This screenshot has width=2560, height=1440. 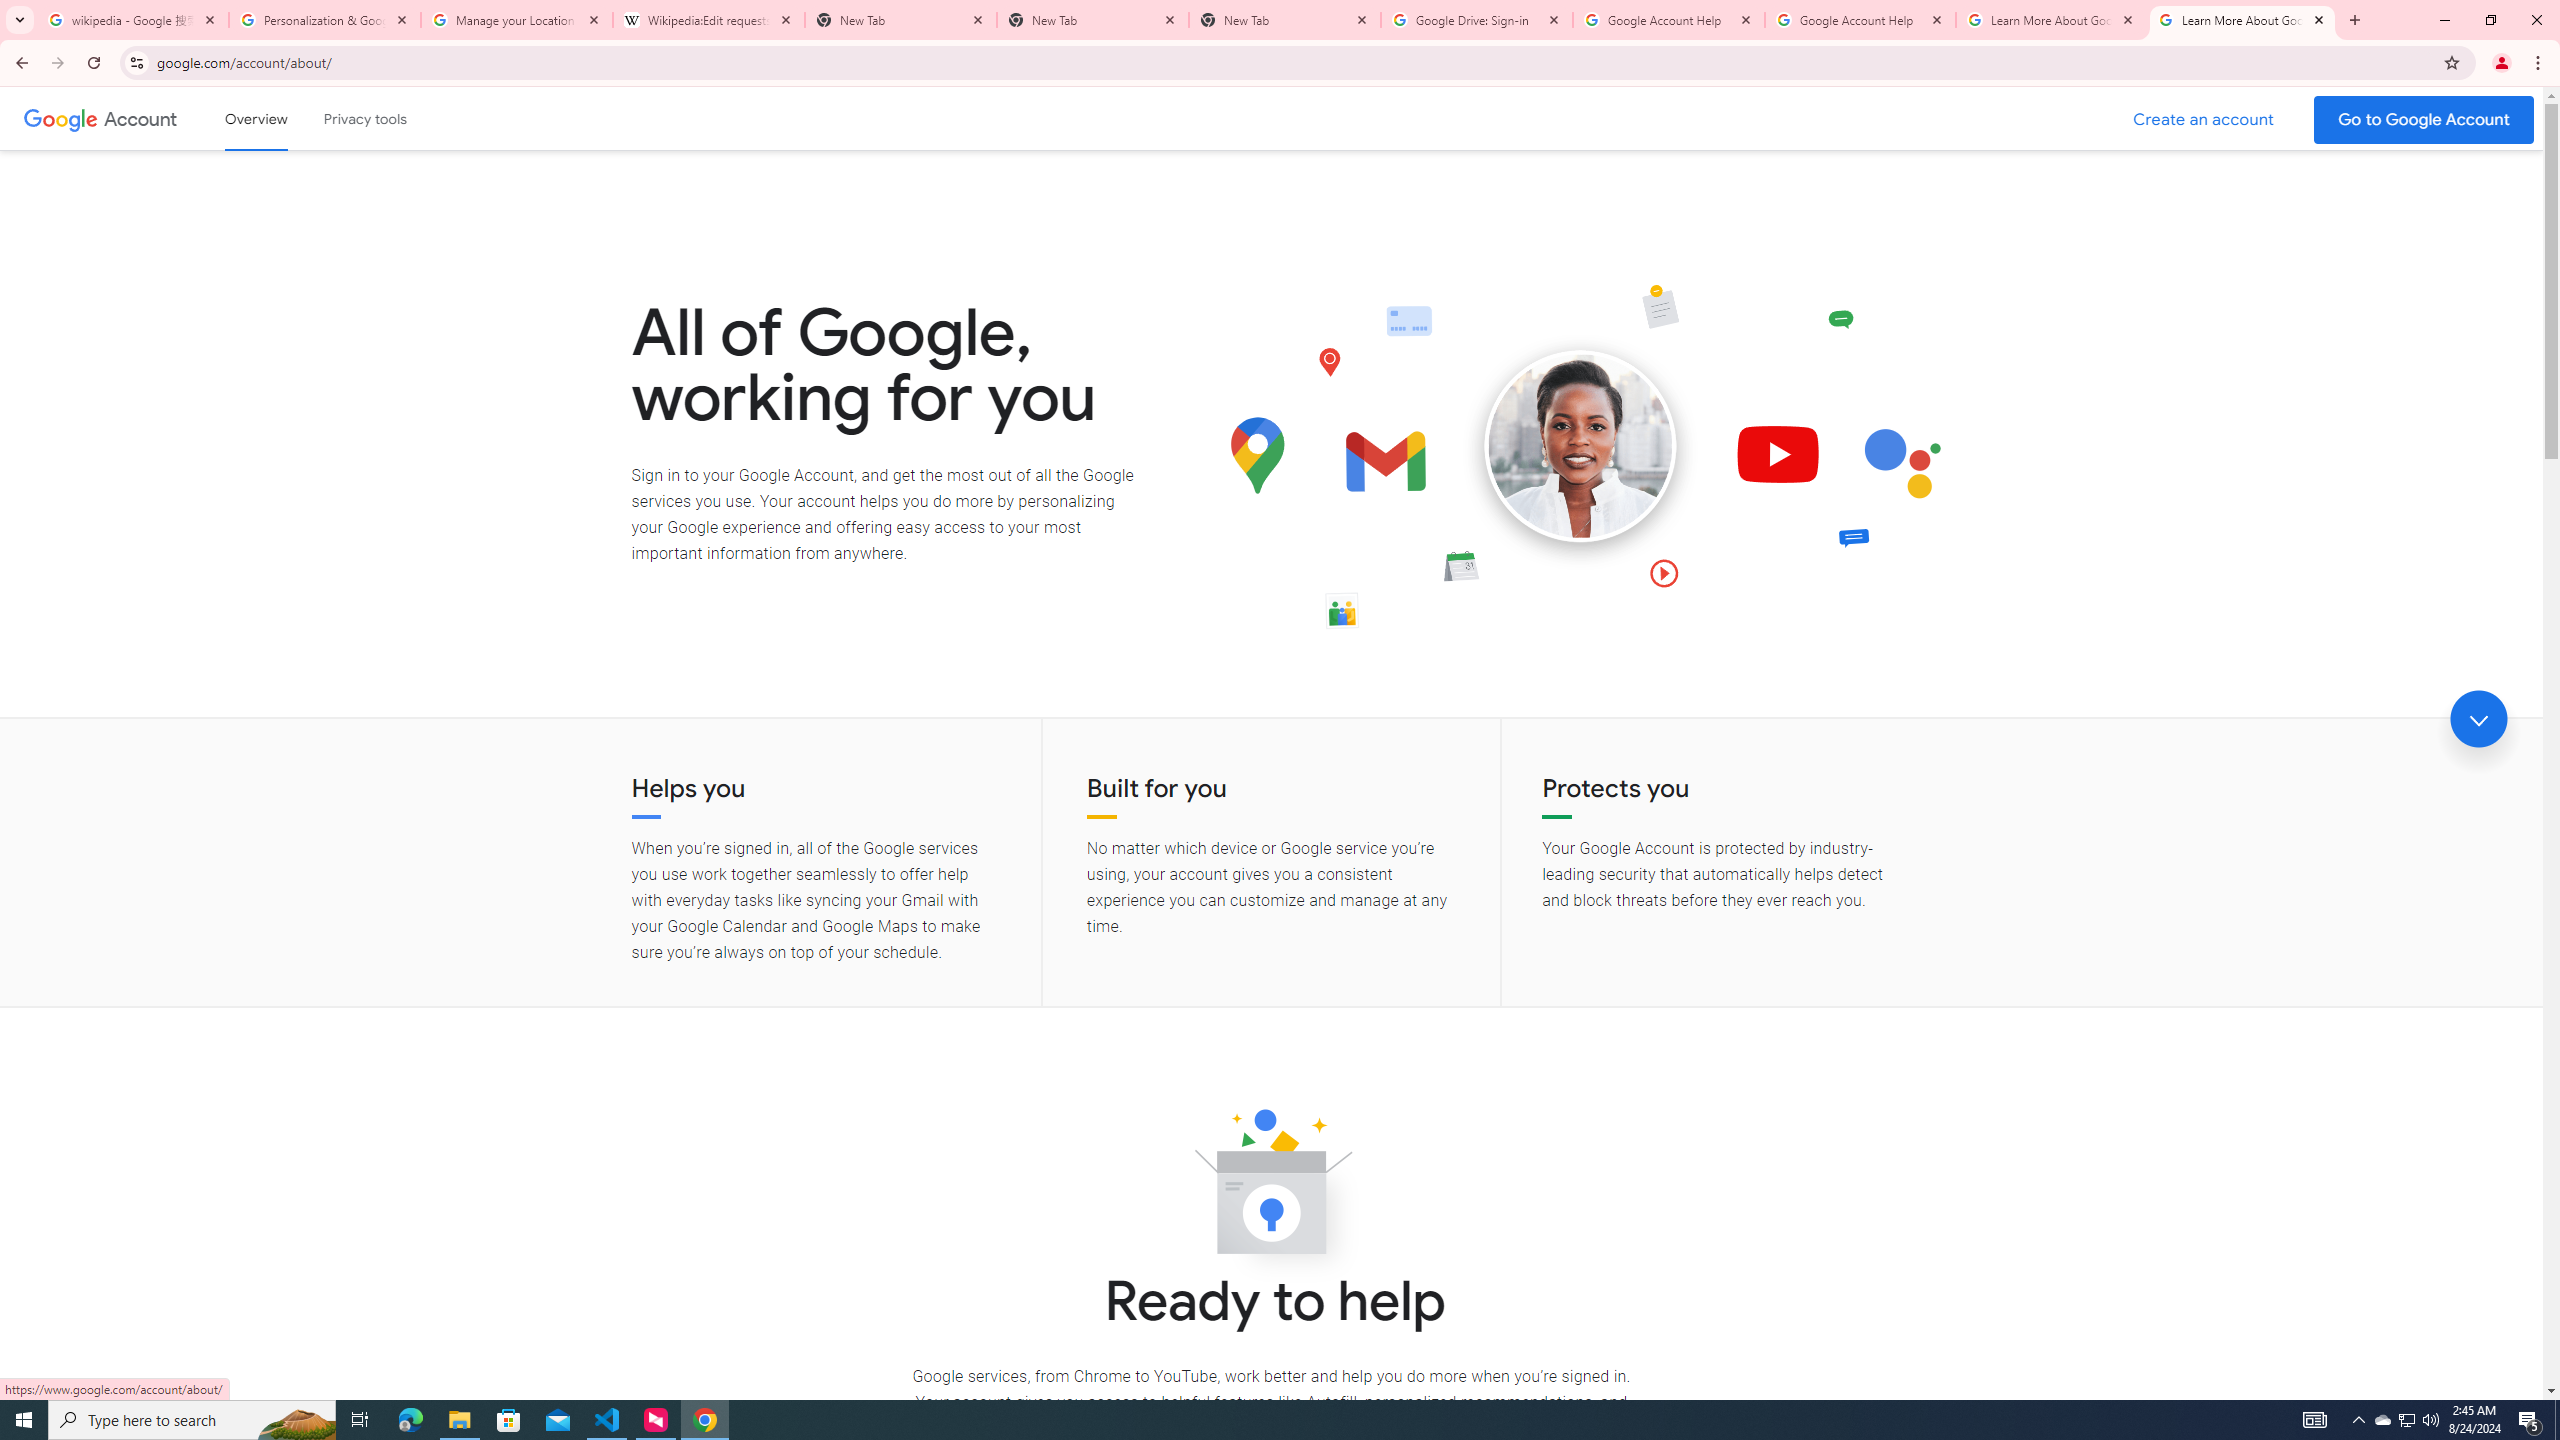 What do you see at coordinates (1271, 1187) in the screenshot?
I see `'Ready to help'` at bounding box center [1271, 1187].